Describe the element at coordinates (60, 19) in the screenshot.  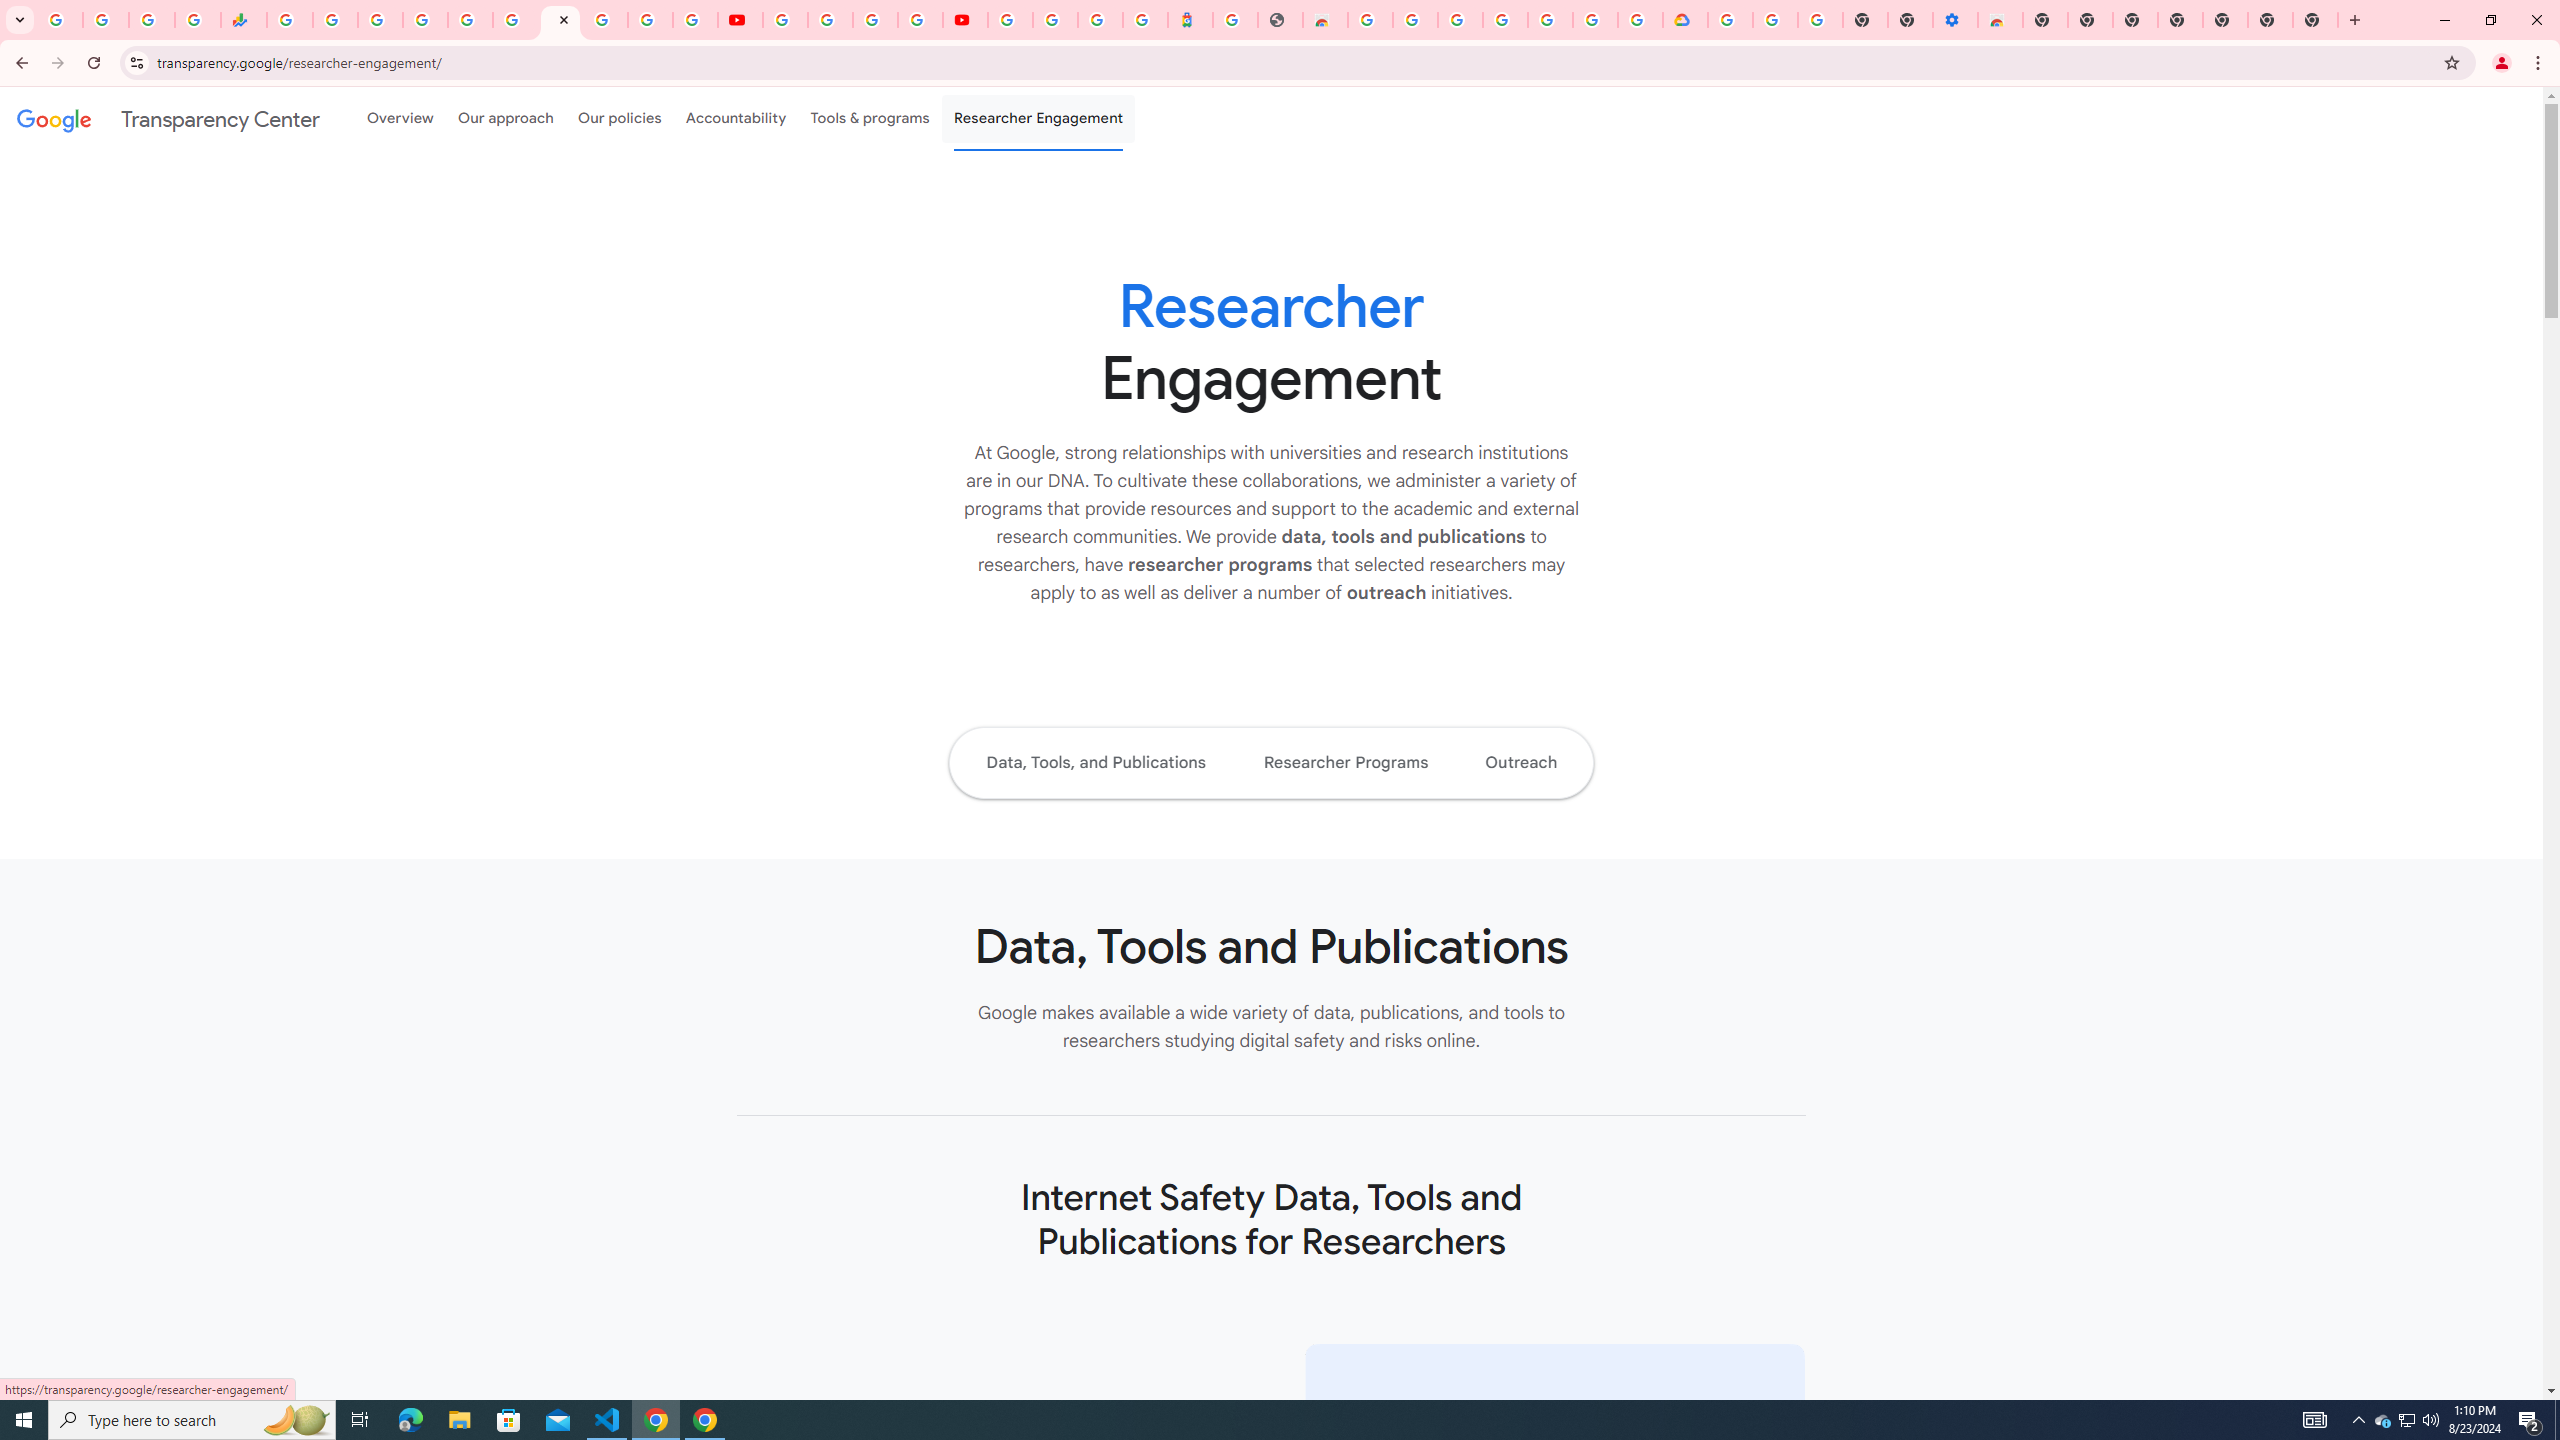
I see `'Google Workspace Admin Community'` at that location.